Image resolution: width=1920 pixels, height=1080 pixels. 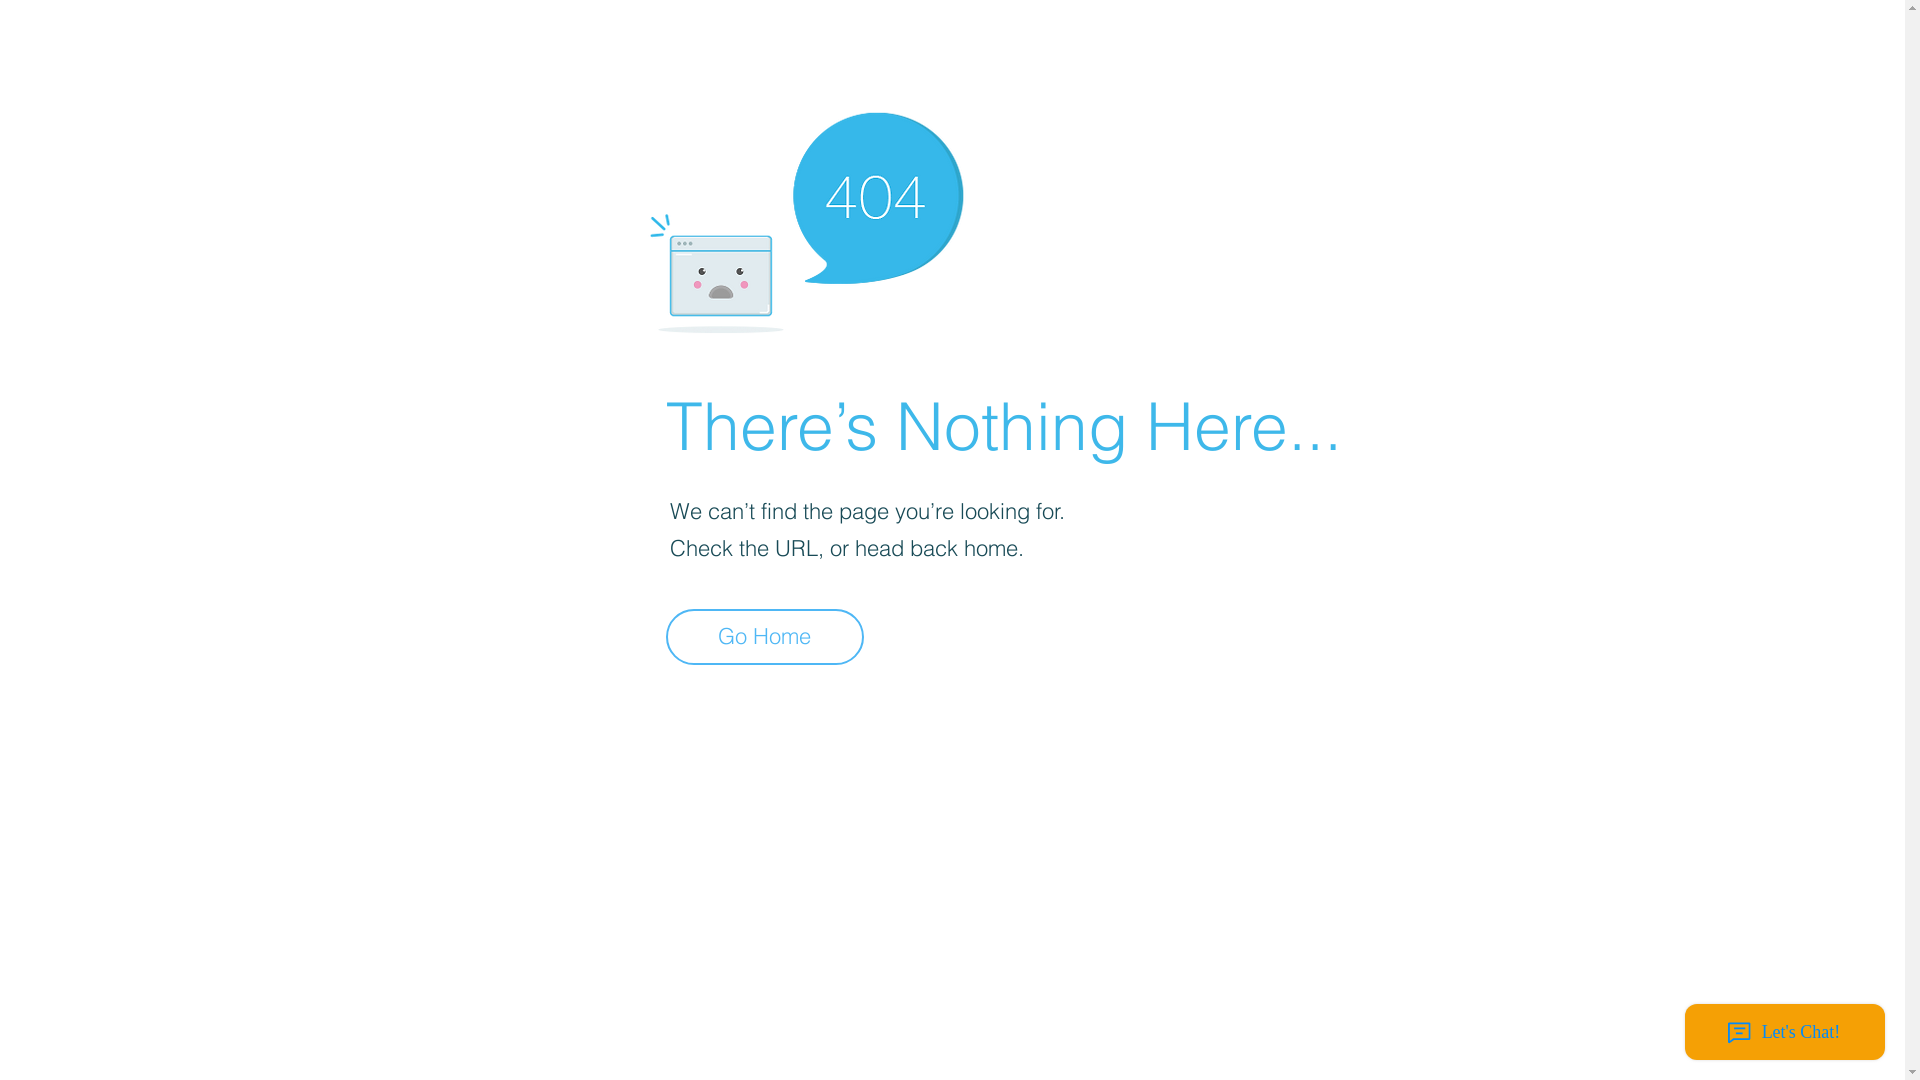 I want to click on '404-icon_2.png', so click(x=805, y=217).